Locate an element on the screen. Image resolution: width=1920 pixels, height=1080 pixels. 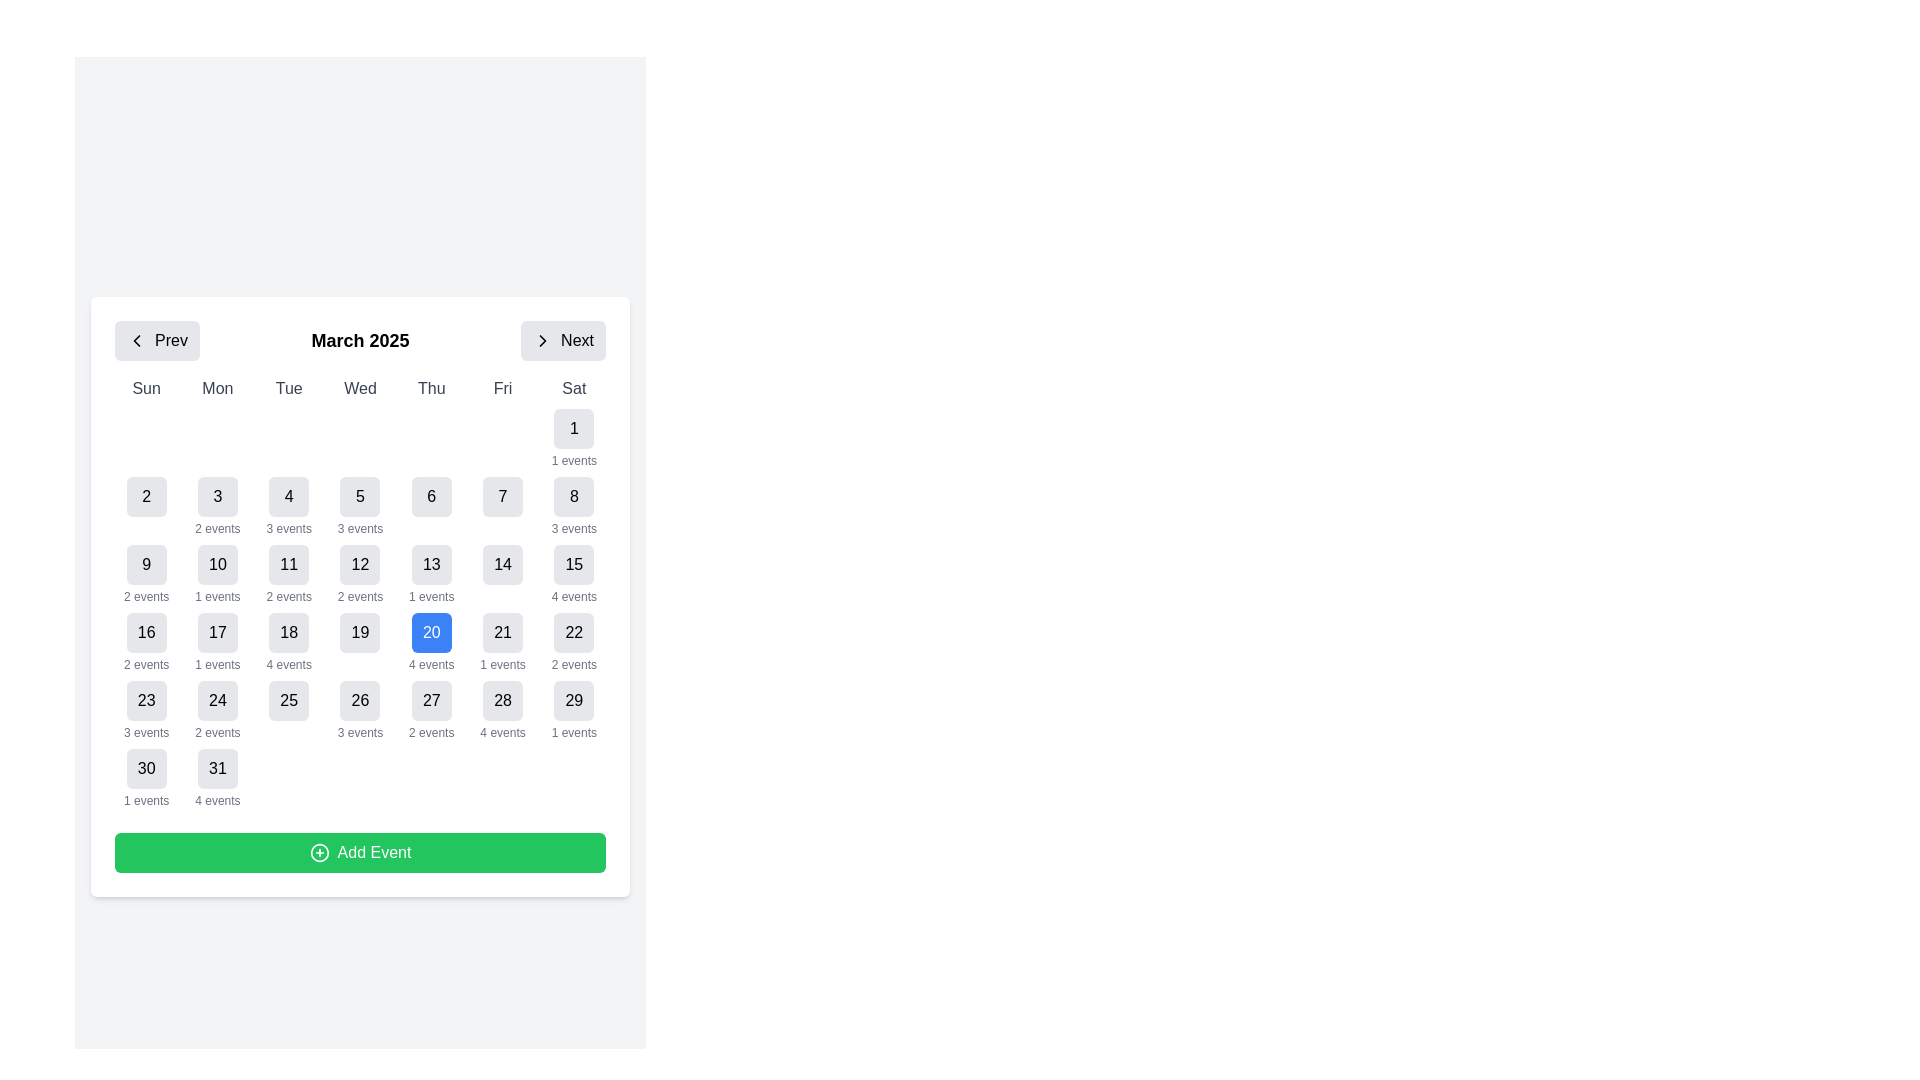
the calendar cell button displaying the number 25 is located at coordinates (288, 709).